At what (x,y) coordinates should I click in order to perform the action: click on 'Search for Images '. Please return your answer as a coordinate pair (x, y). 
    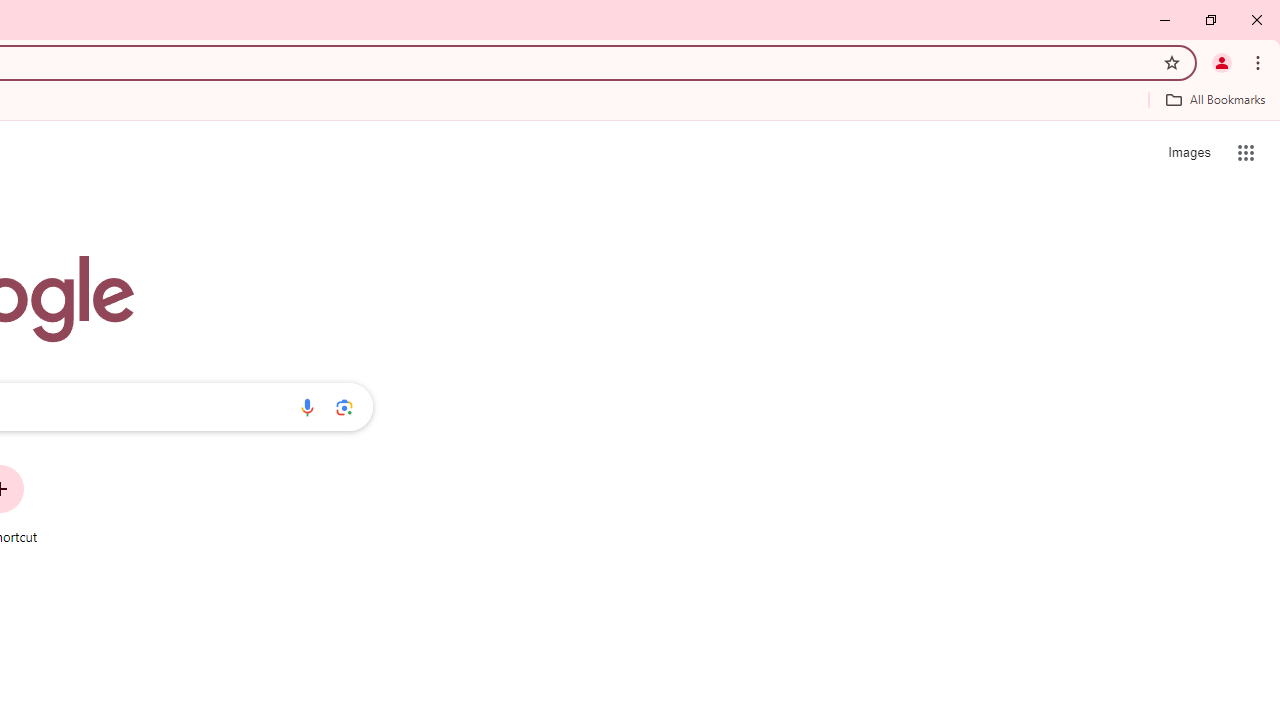
    Looking at the image, I should click on (1189, 152).